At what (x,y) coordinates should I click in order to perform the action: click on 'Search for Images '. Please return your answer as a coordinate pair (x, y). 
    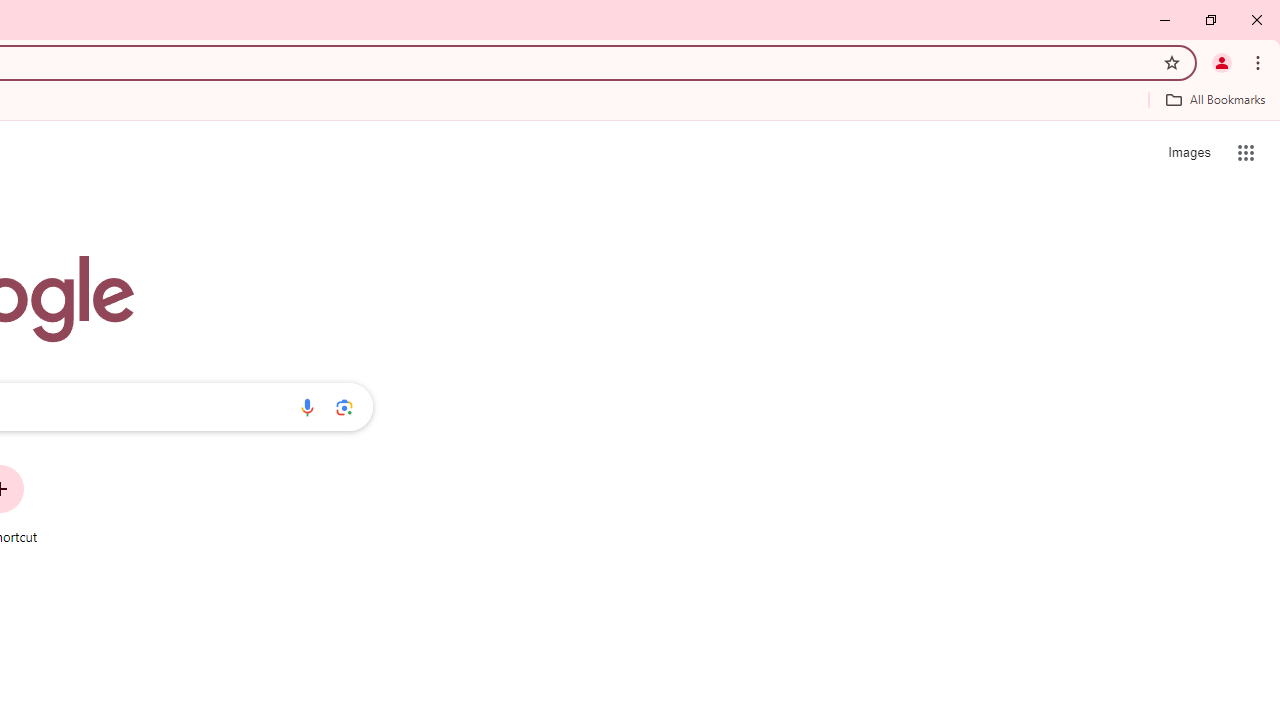
    Looking at the image, I should click on (1189, 152).